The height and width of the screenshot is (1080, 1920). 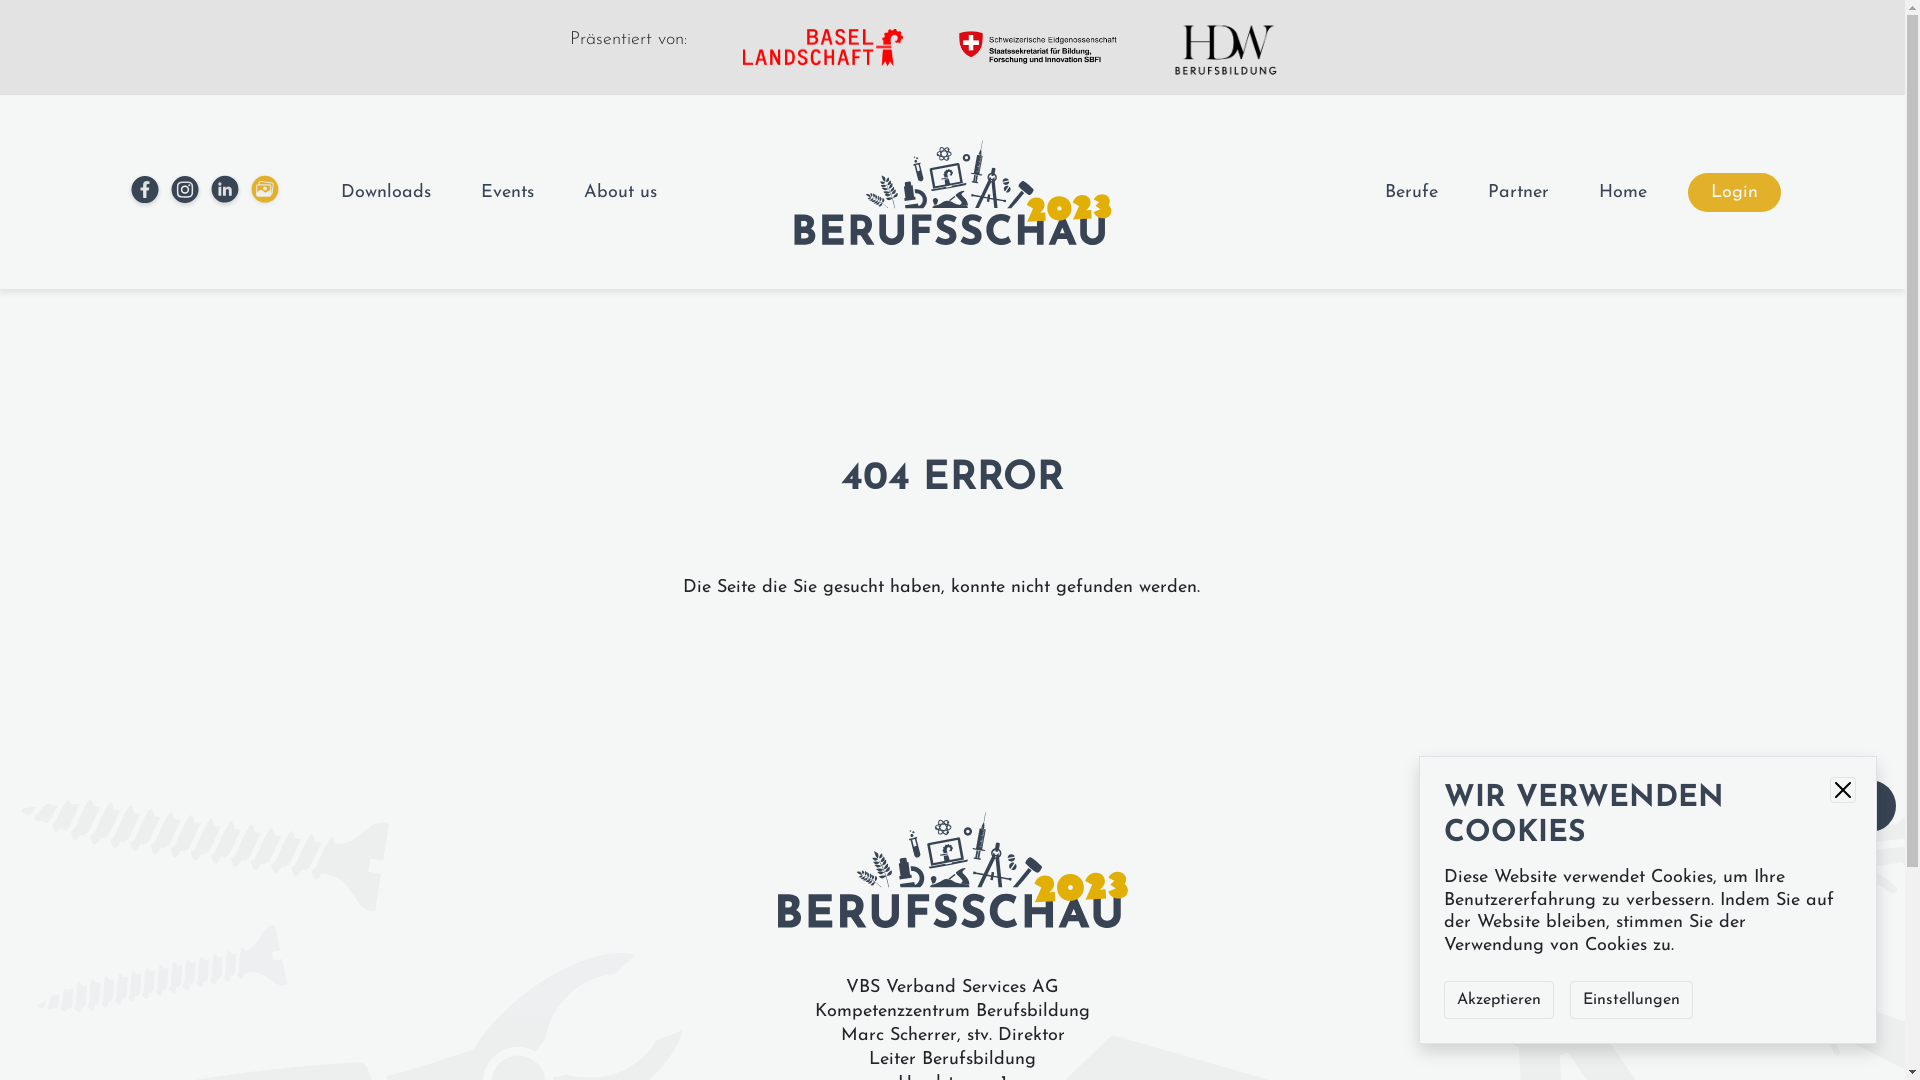 I want to click on 'About us', so click(x=619, y=191).